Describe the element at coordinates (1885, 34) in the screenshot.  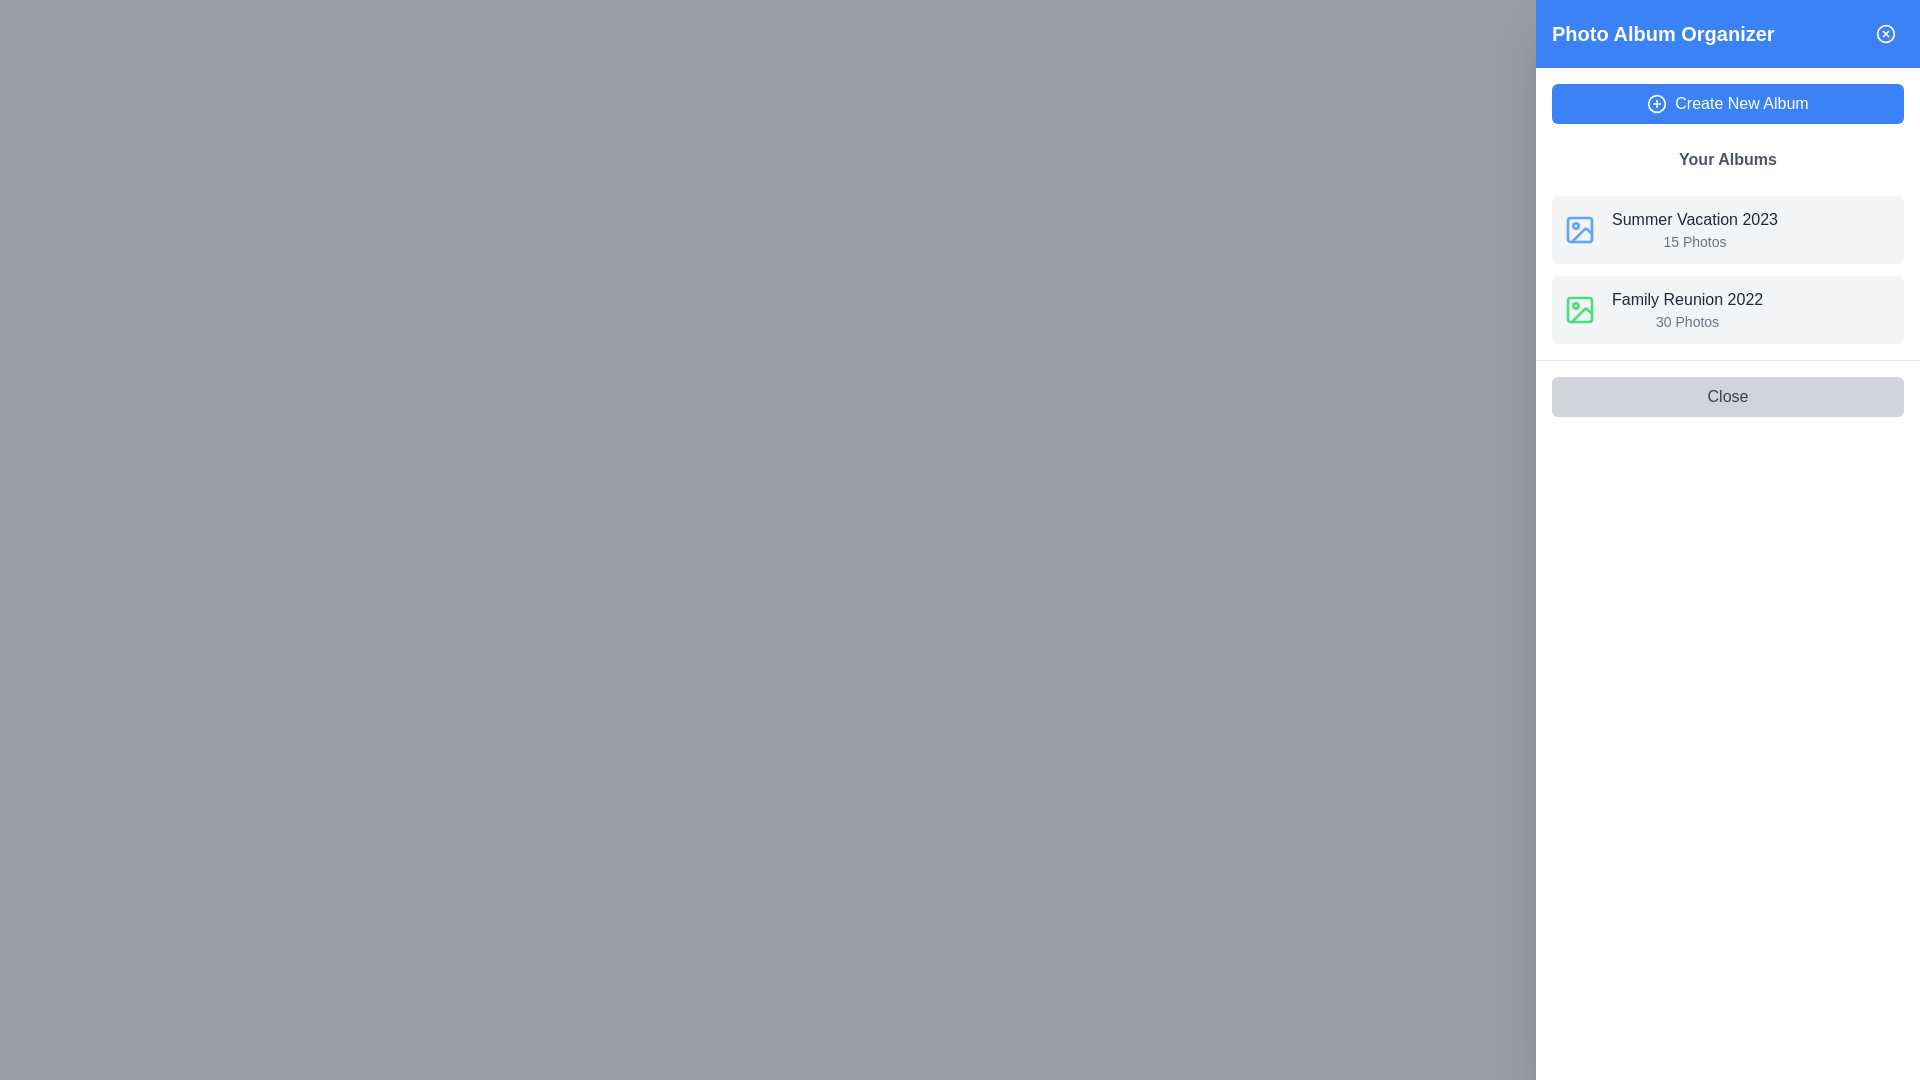
I see `the close icon button, which is a small round icon with a white circle outline enclosing an 'X', located in the top-right corner of the blue header bar labeled 'Photo Album Organizer'` at that location.